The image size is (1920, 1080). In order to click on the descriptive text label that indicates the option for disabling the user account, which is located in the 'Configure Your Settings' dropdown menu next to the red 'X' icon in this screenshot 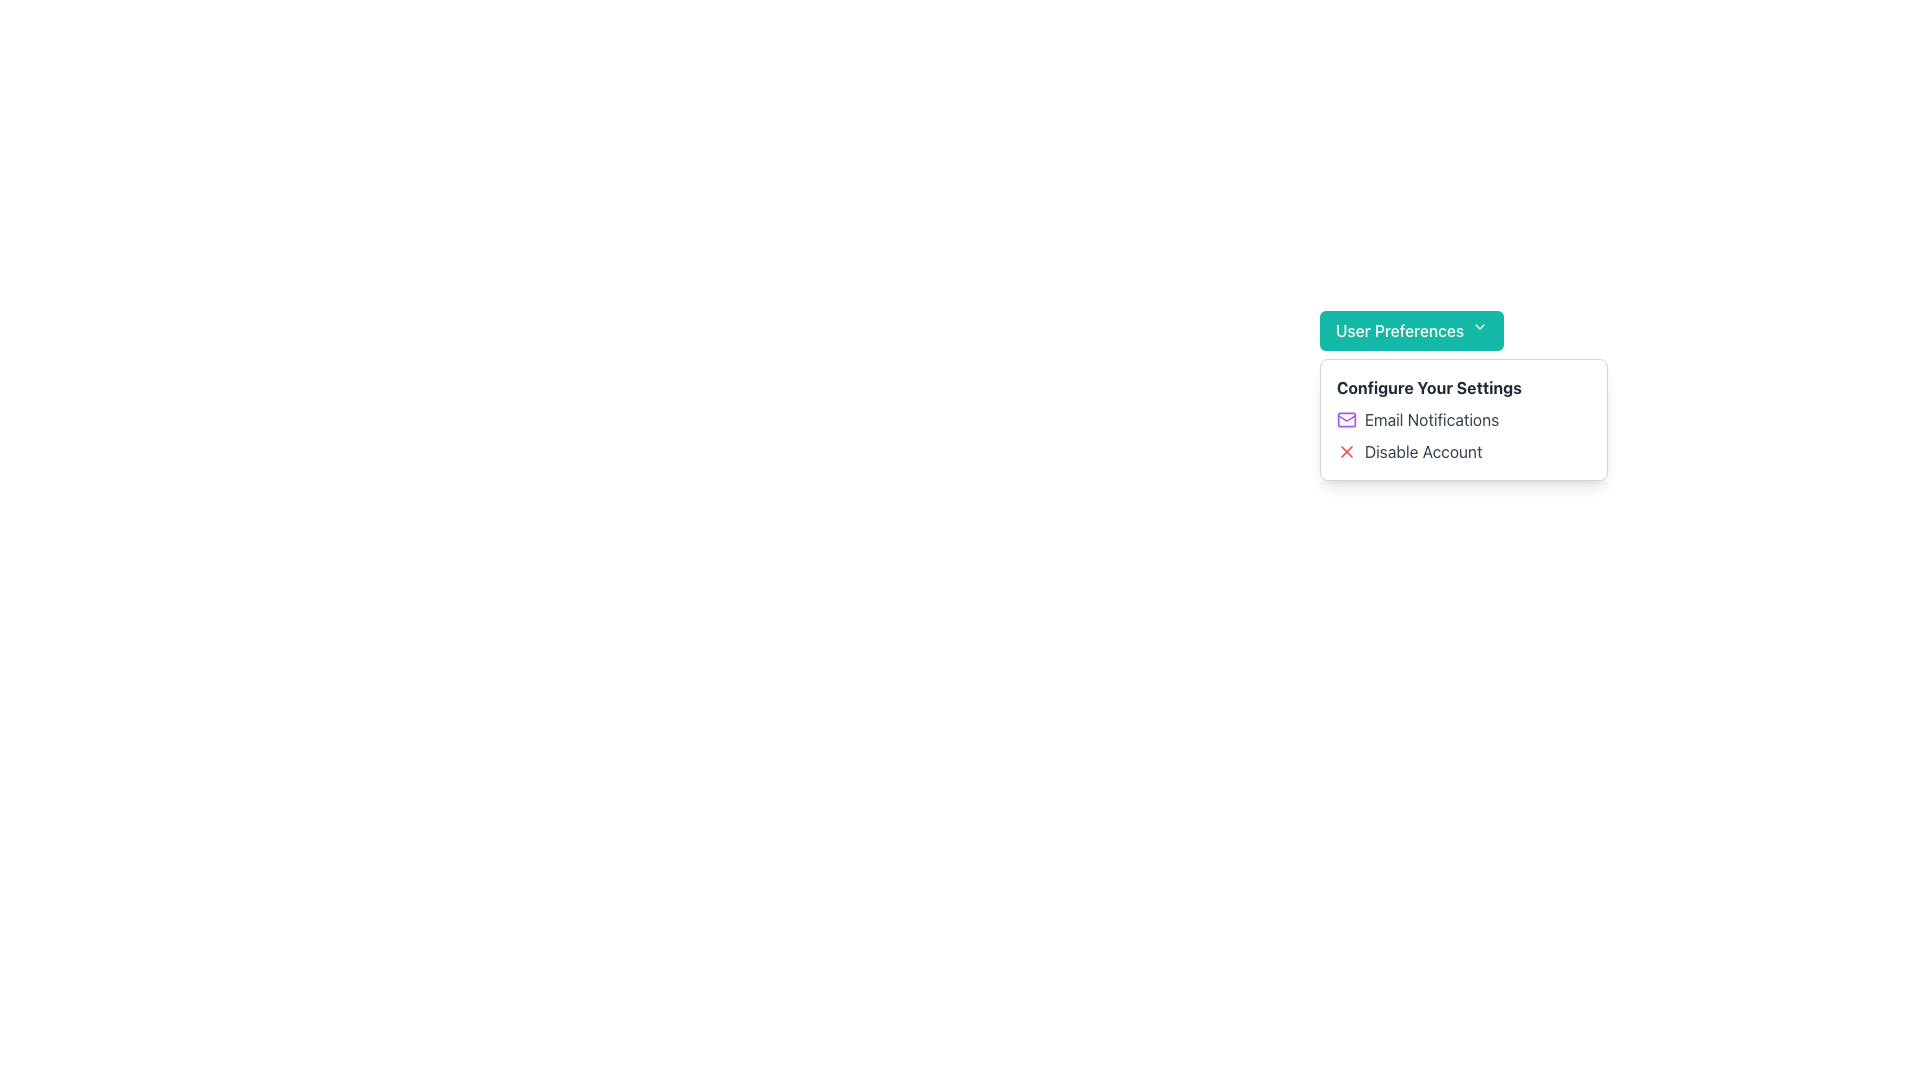, I will do `click(1422, 451)`.